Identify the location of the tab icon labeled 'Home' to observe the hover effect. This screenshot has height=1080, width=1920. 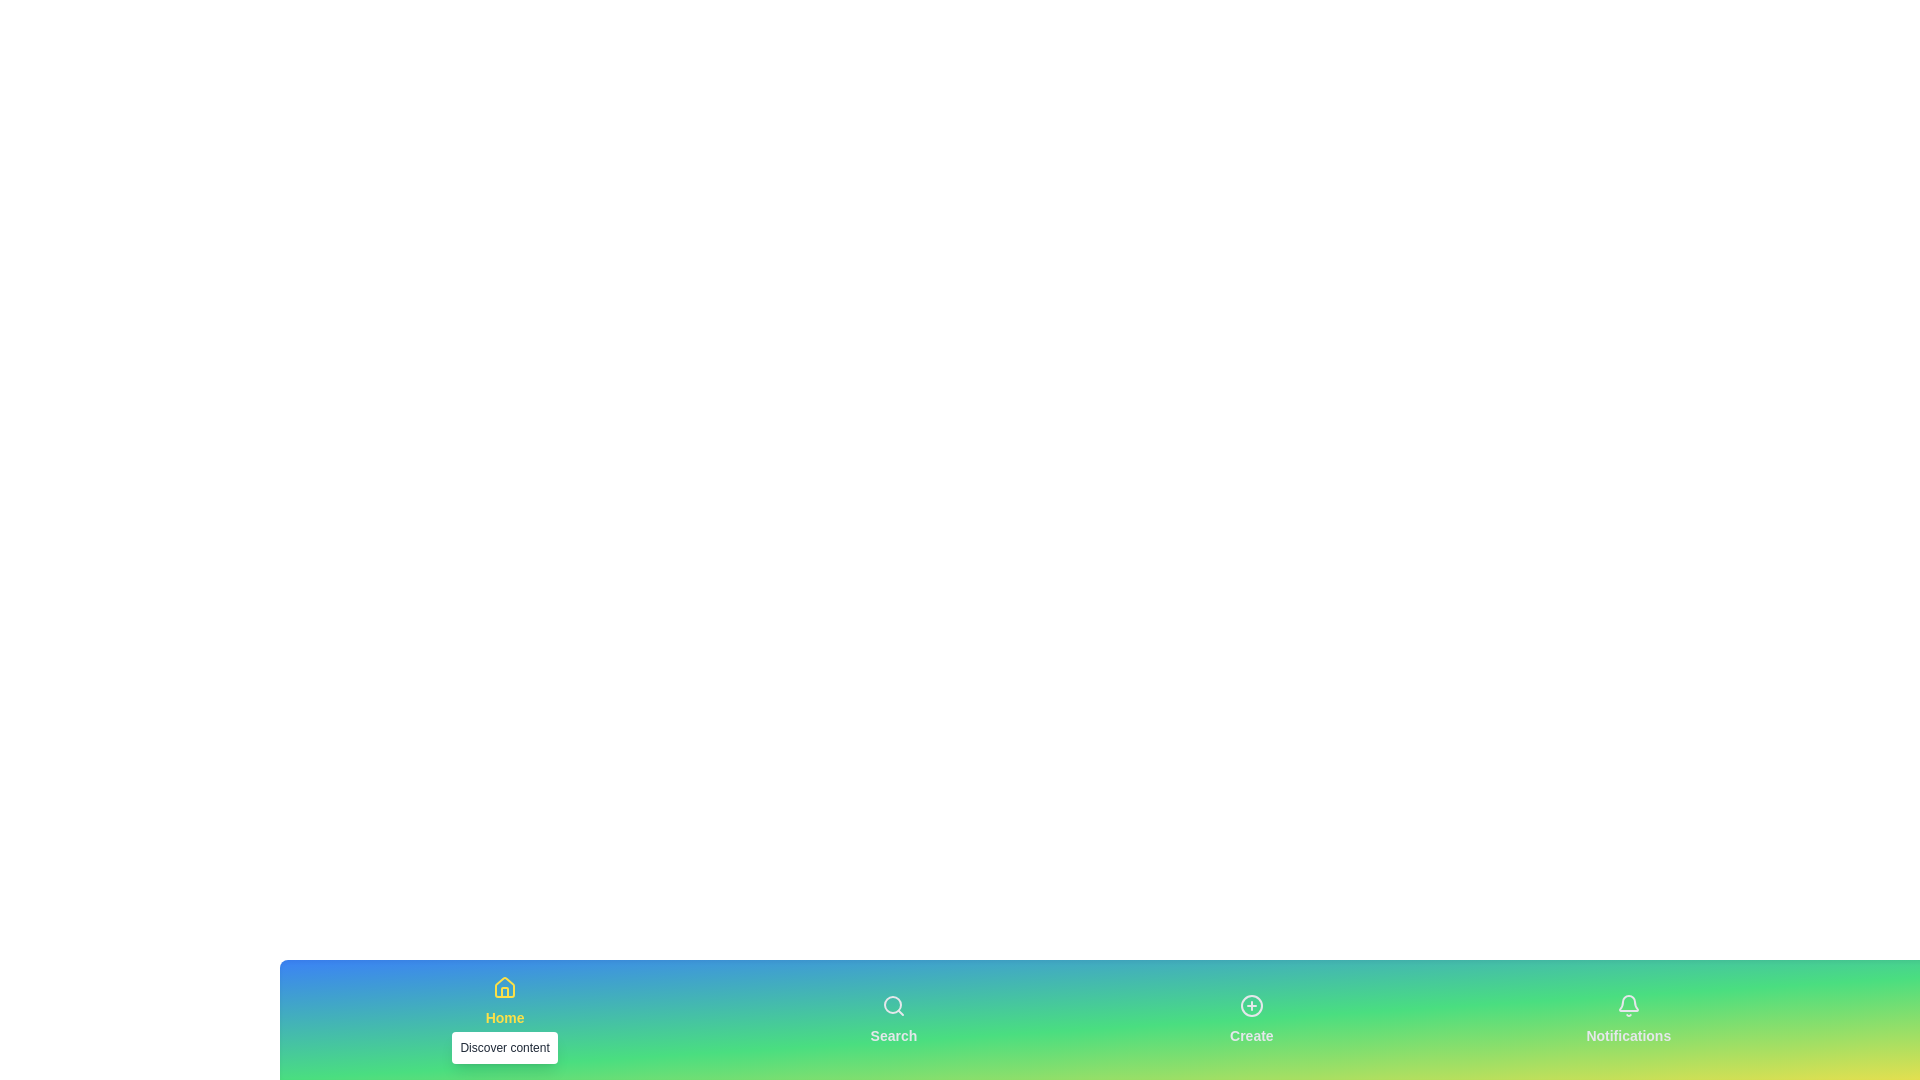
(505, 1019).